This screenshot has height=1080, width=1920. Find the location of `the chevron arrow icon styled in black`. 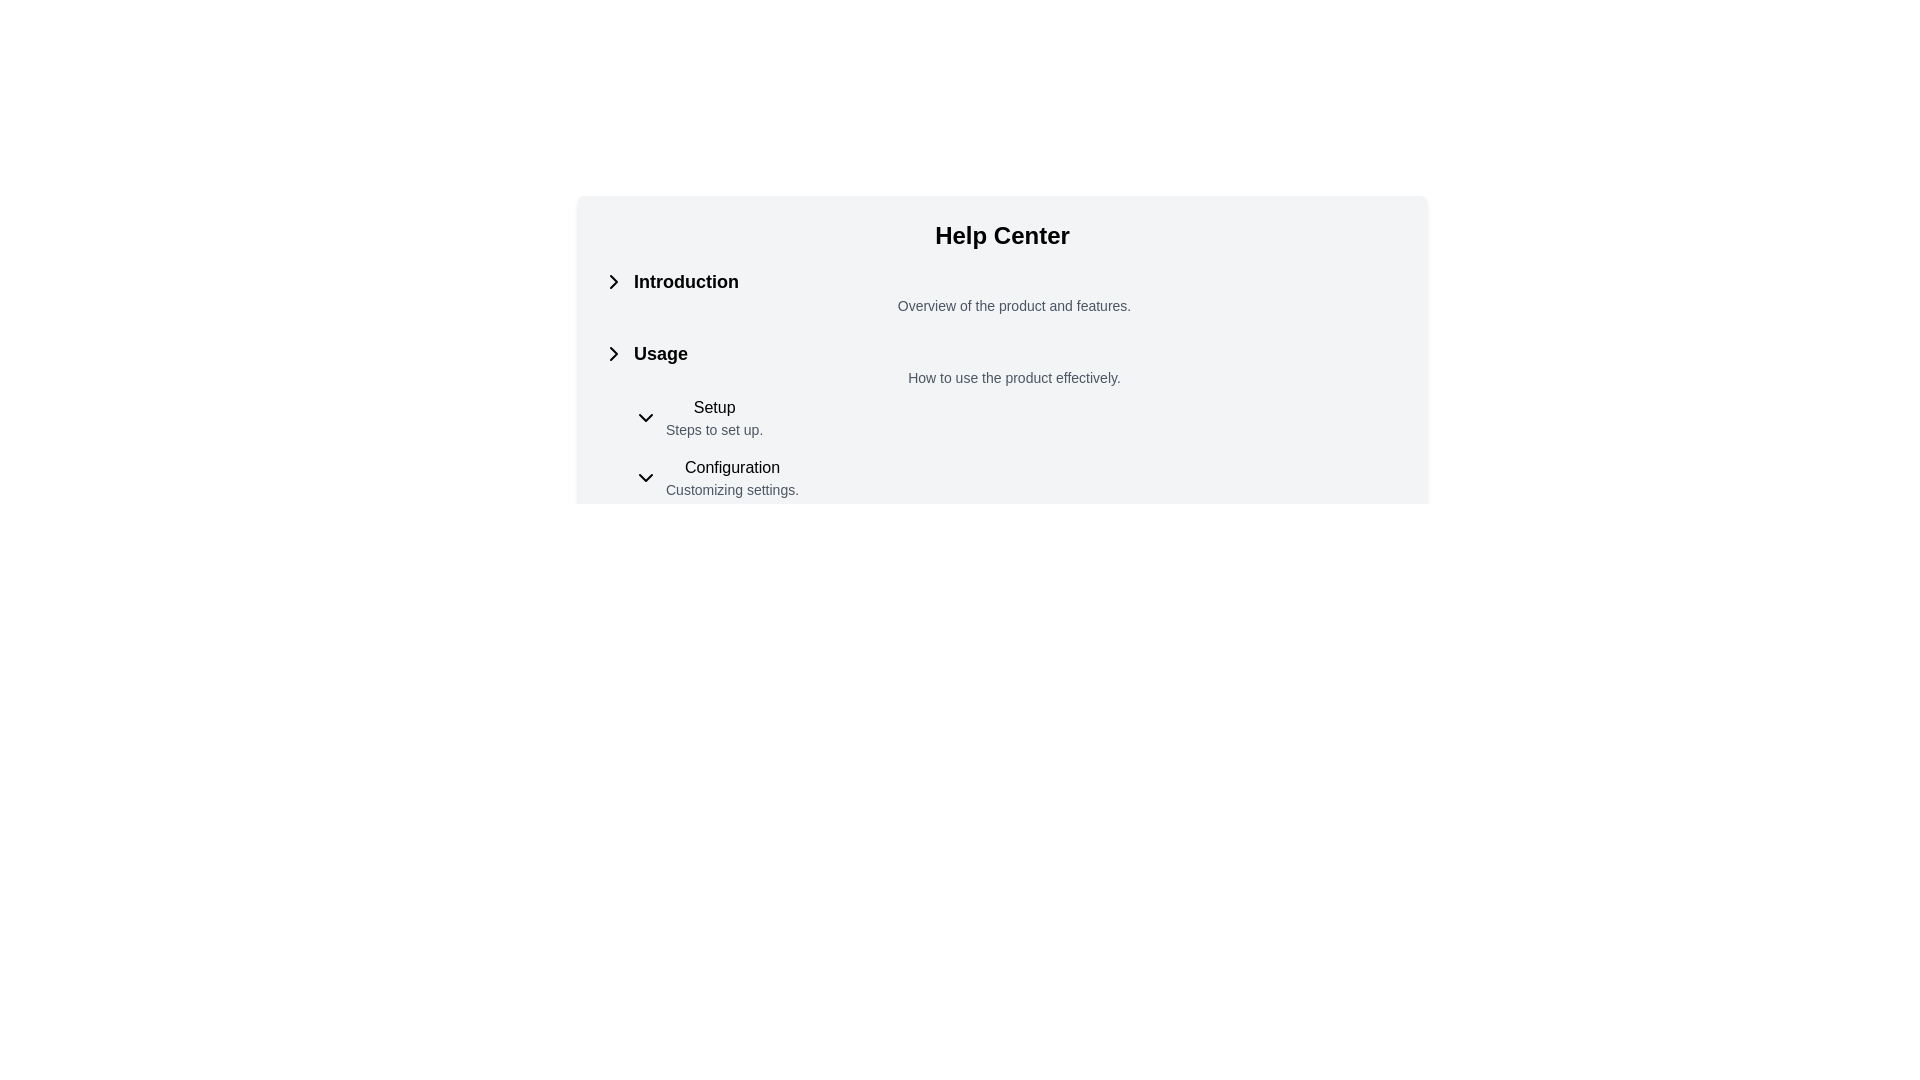

the chevron arrow icon styled in black is located at coordinates (613, 281).